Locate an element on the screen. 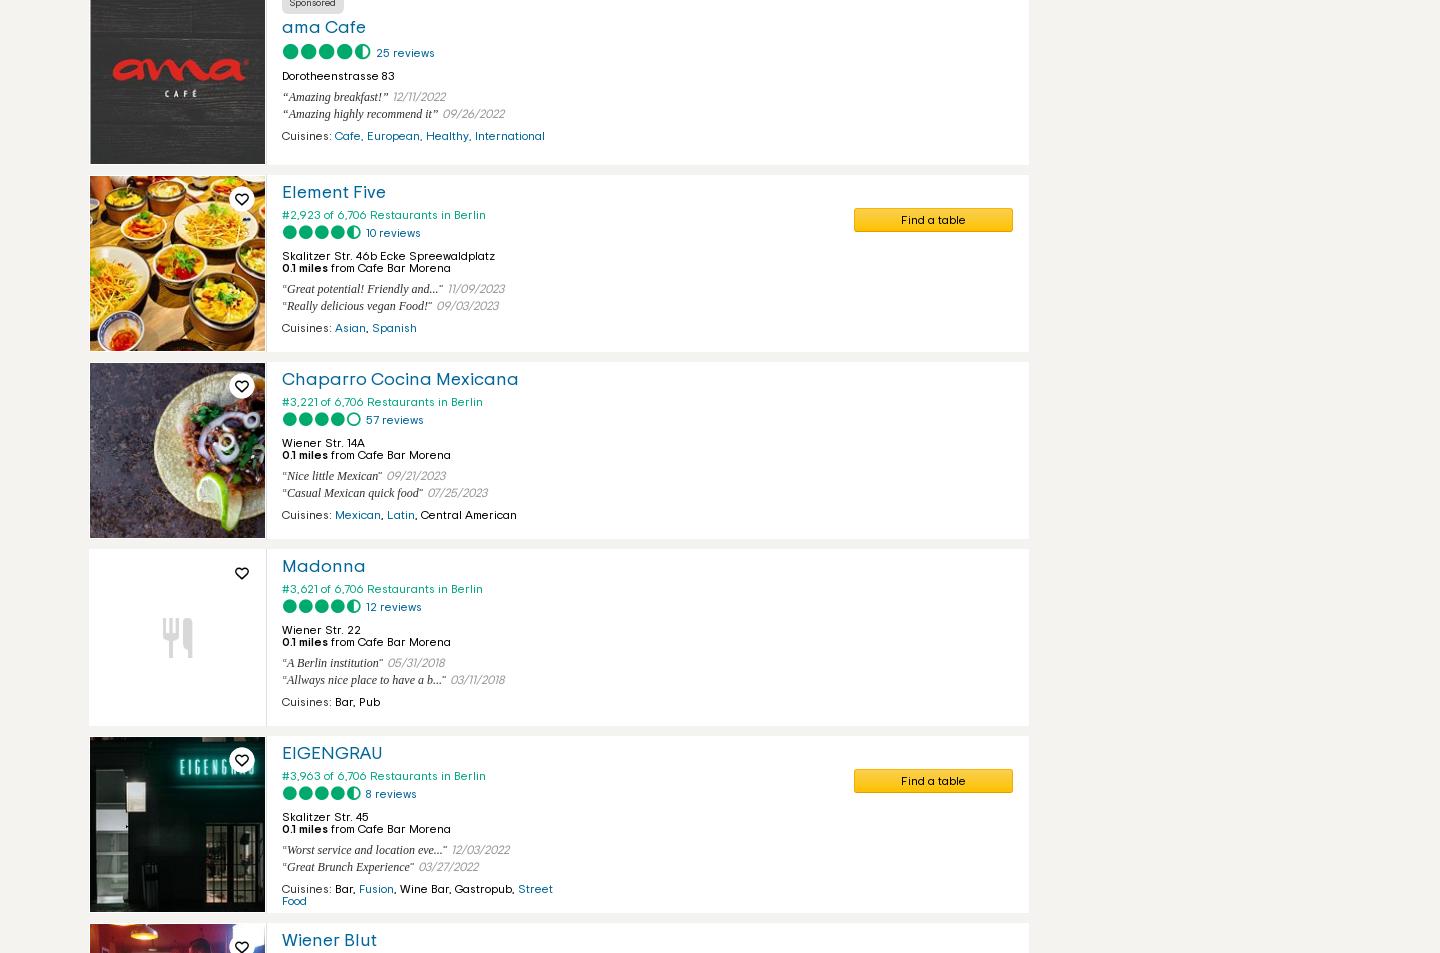  '09/26/2022' is located at coordinates (472, 112).